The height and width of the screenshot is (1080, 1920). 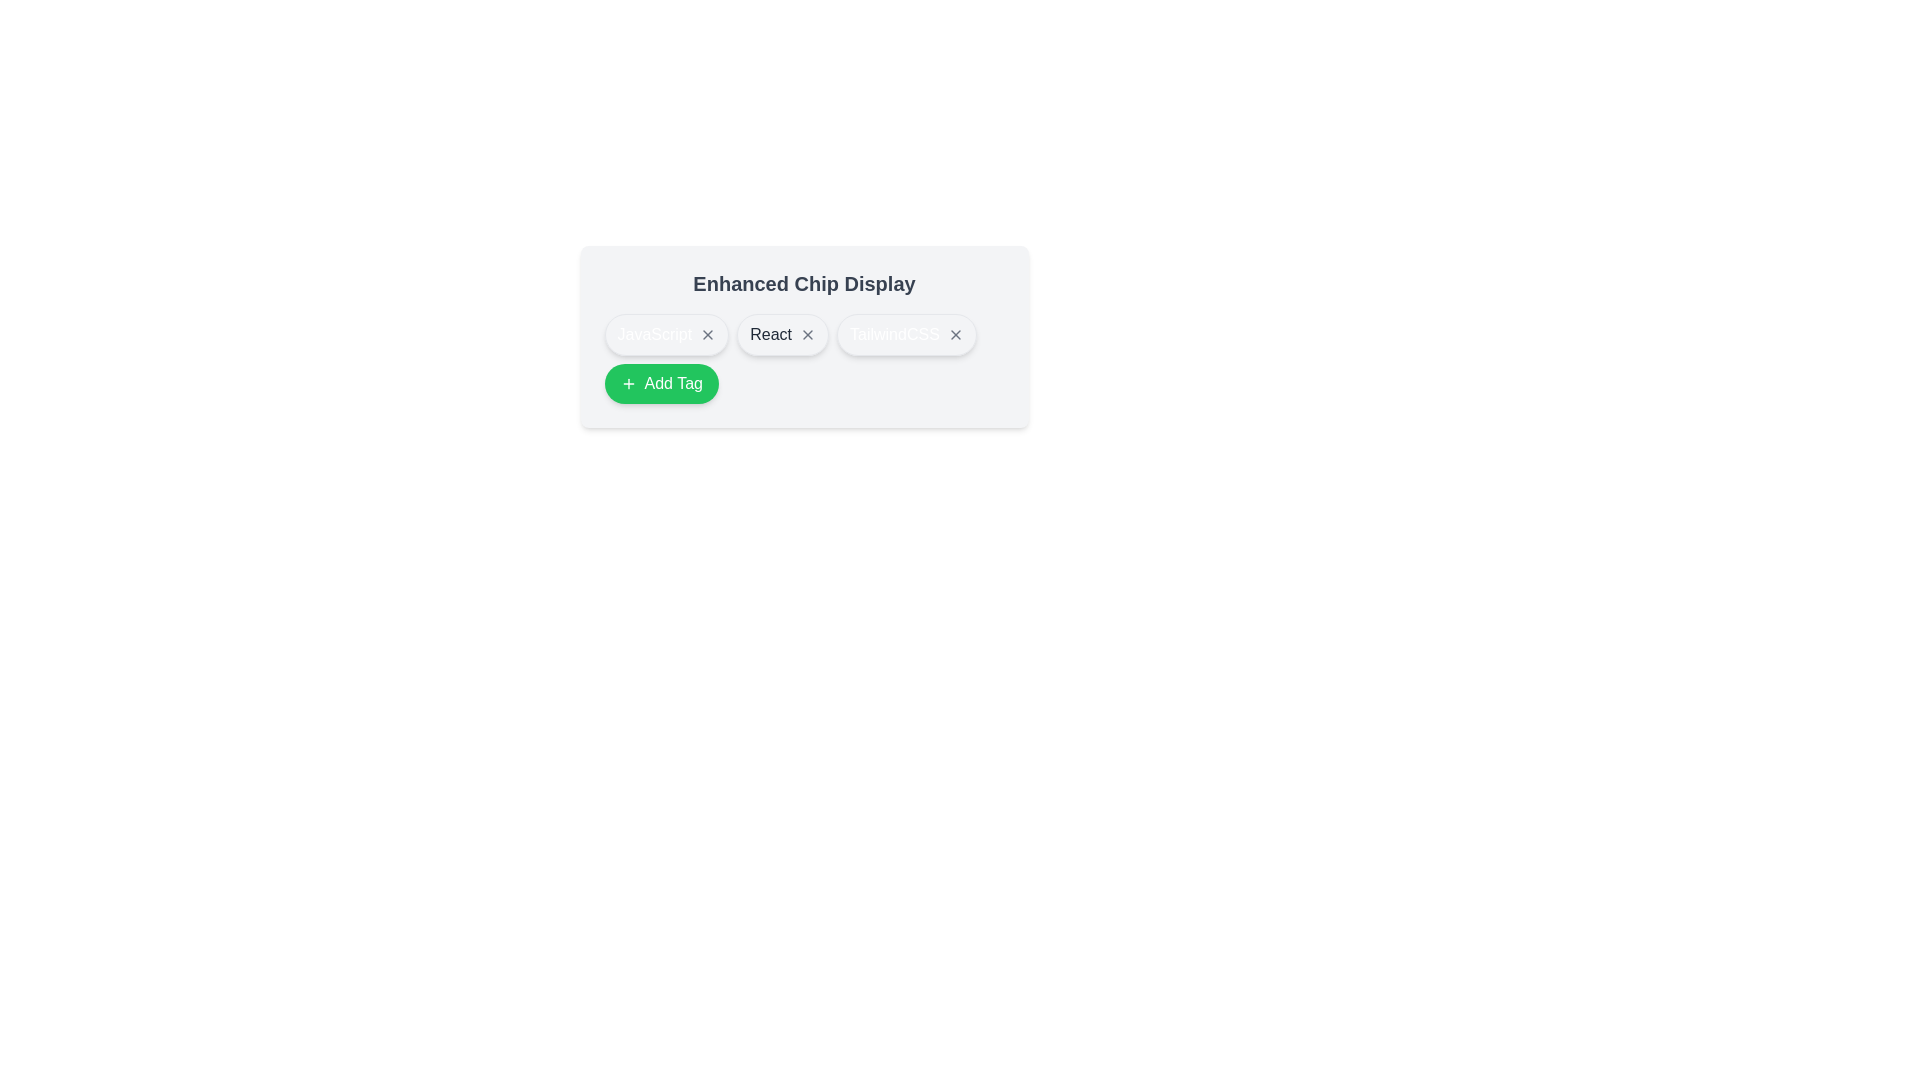 What do you see at coordinates (782, 334) in the screenshot?
I see `the tag React` at bounding box center [782, 334].